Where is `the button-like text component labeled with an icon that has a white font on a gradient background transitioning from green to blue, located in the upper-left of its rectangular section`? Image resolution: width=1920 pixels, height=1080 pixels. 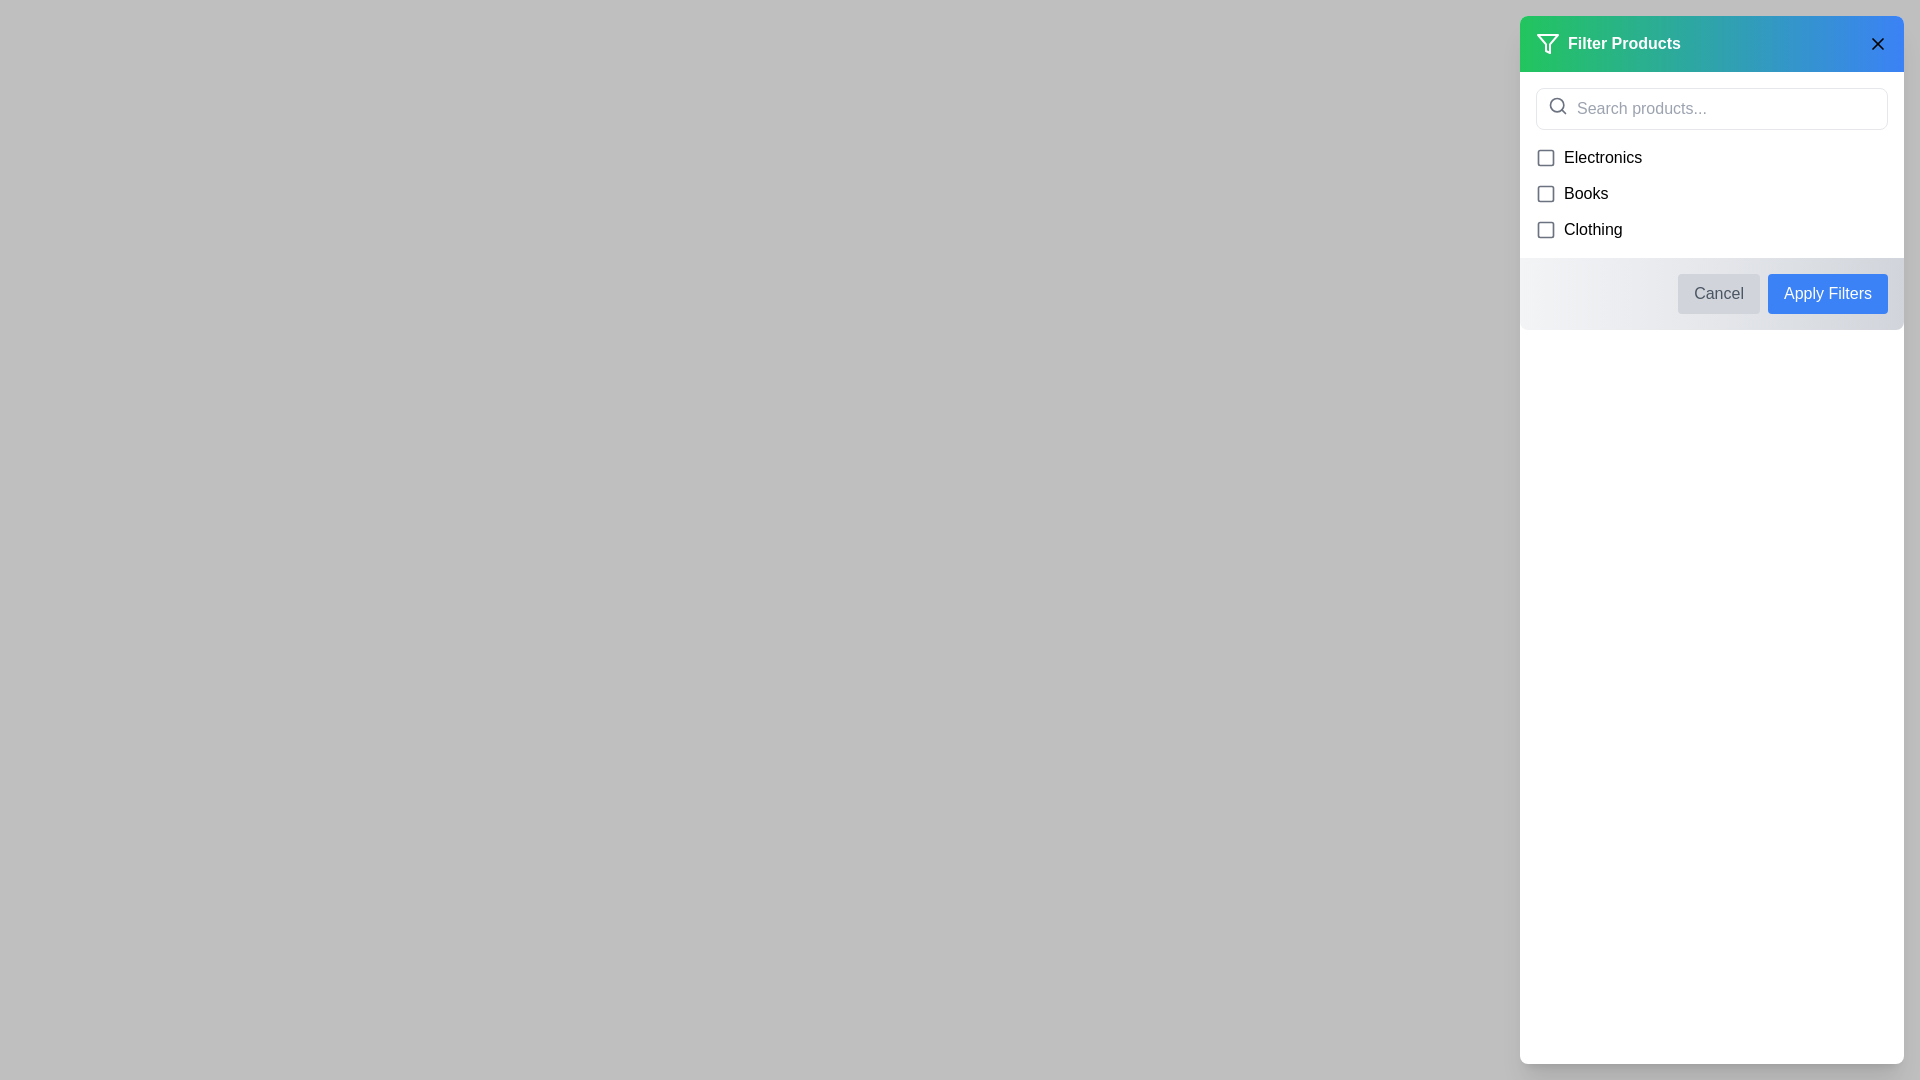
the button-like text component labeled with an icon that has a white font on a gradient background transitioning from green to blue, located in the upper-left of its rectangular section is located at coordinates (1608, 43).